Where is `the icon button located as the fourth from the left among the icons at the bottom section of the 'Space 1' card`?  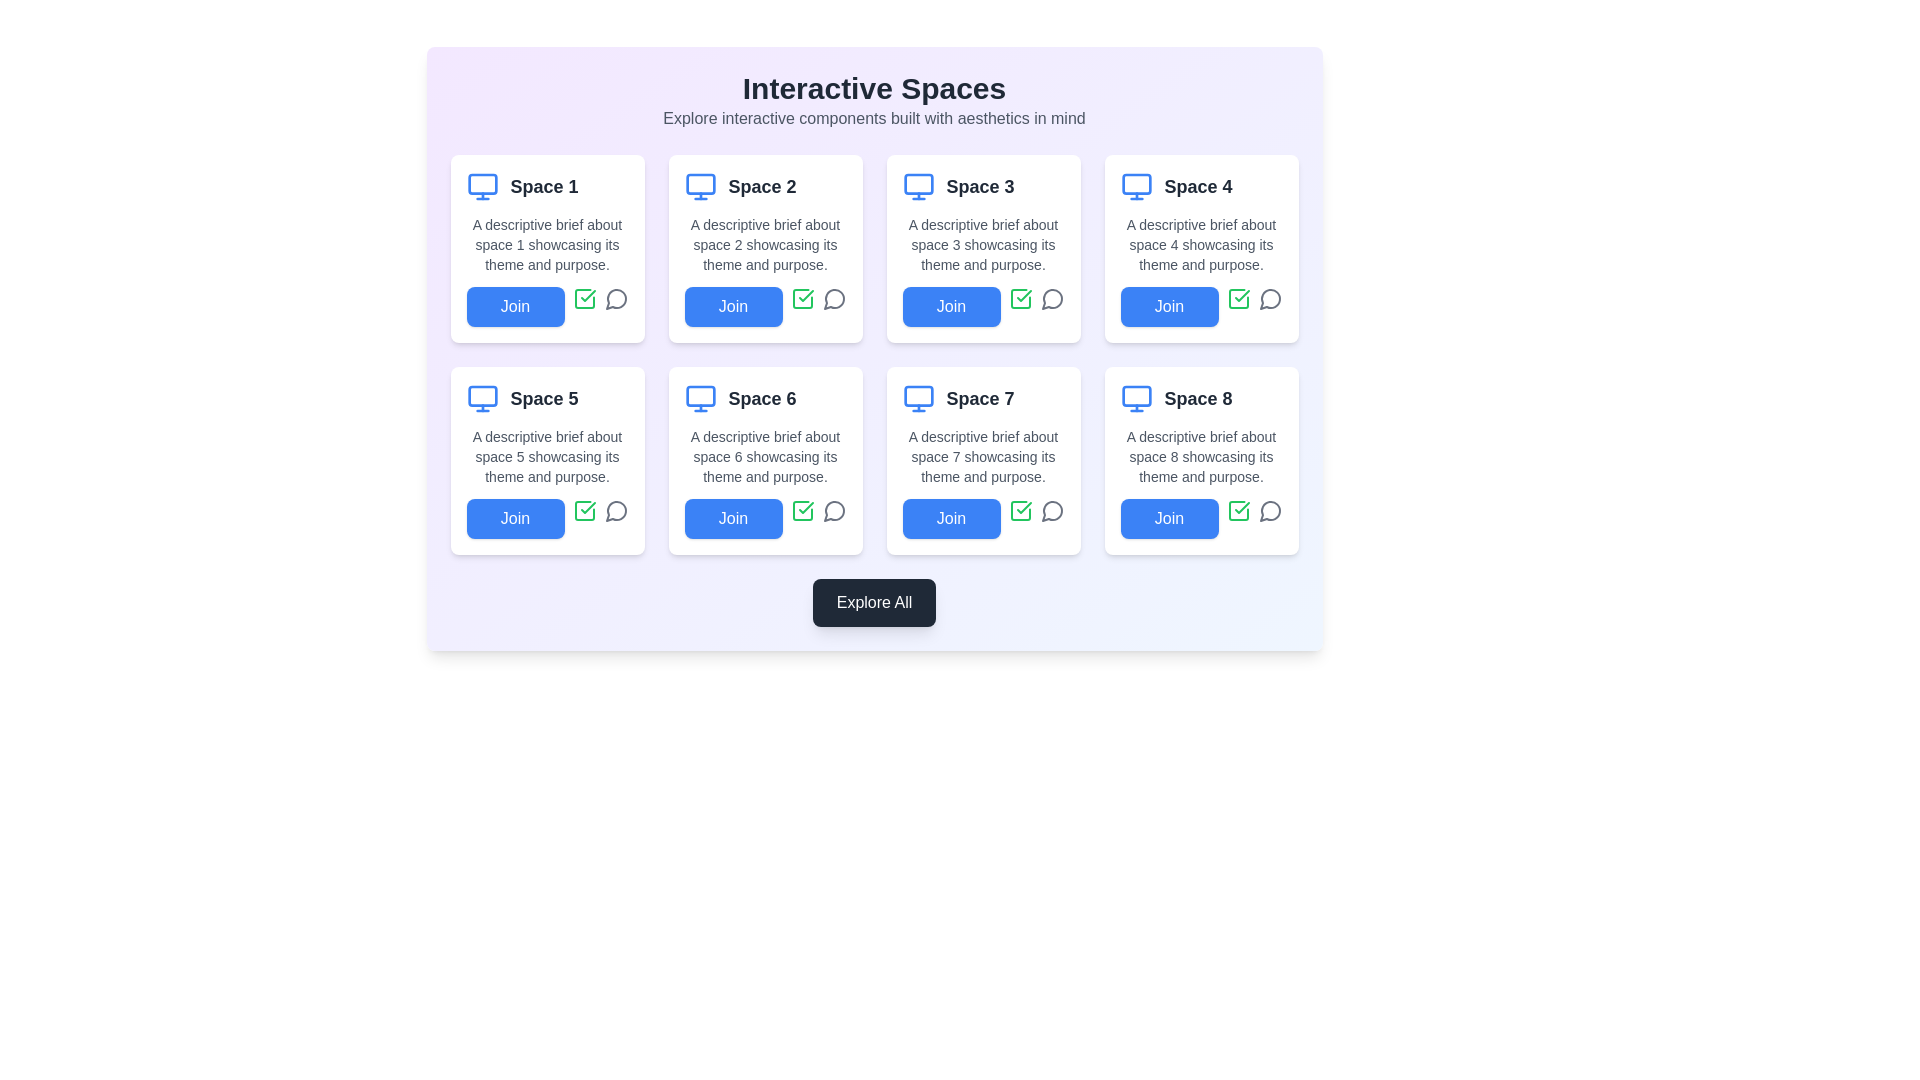
the icon button located as the fourth from the left among the icons at the bottom section of the 'Space 1' card is located at coordinates (614, 299).